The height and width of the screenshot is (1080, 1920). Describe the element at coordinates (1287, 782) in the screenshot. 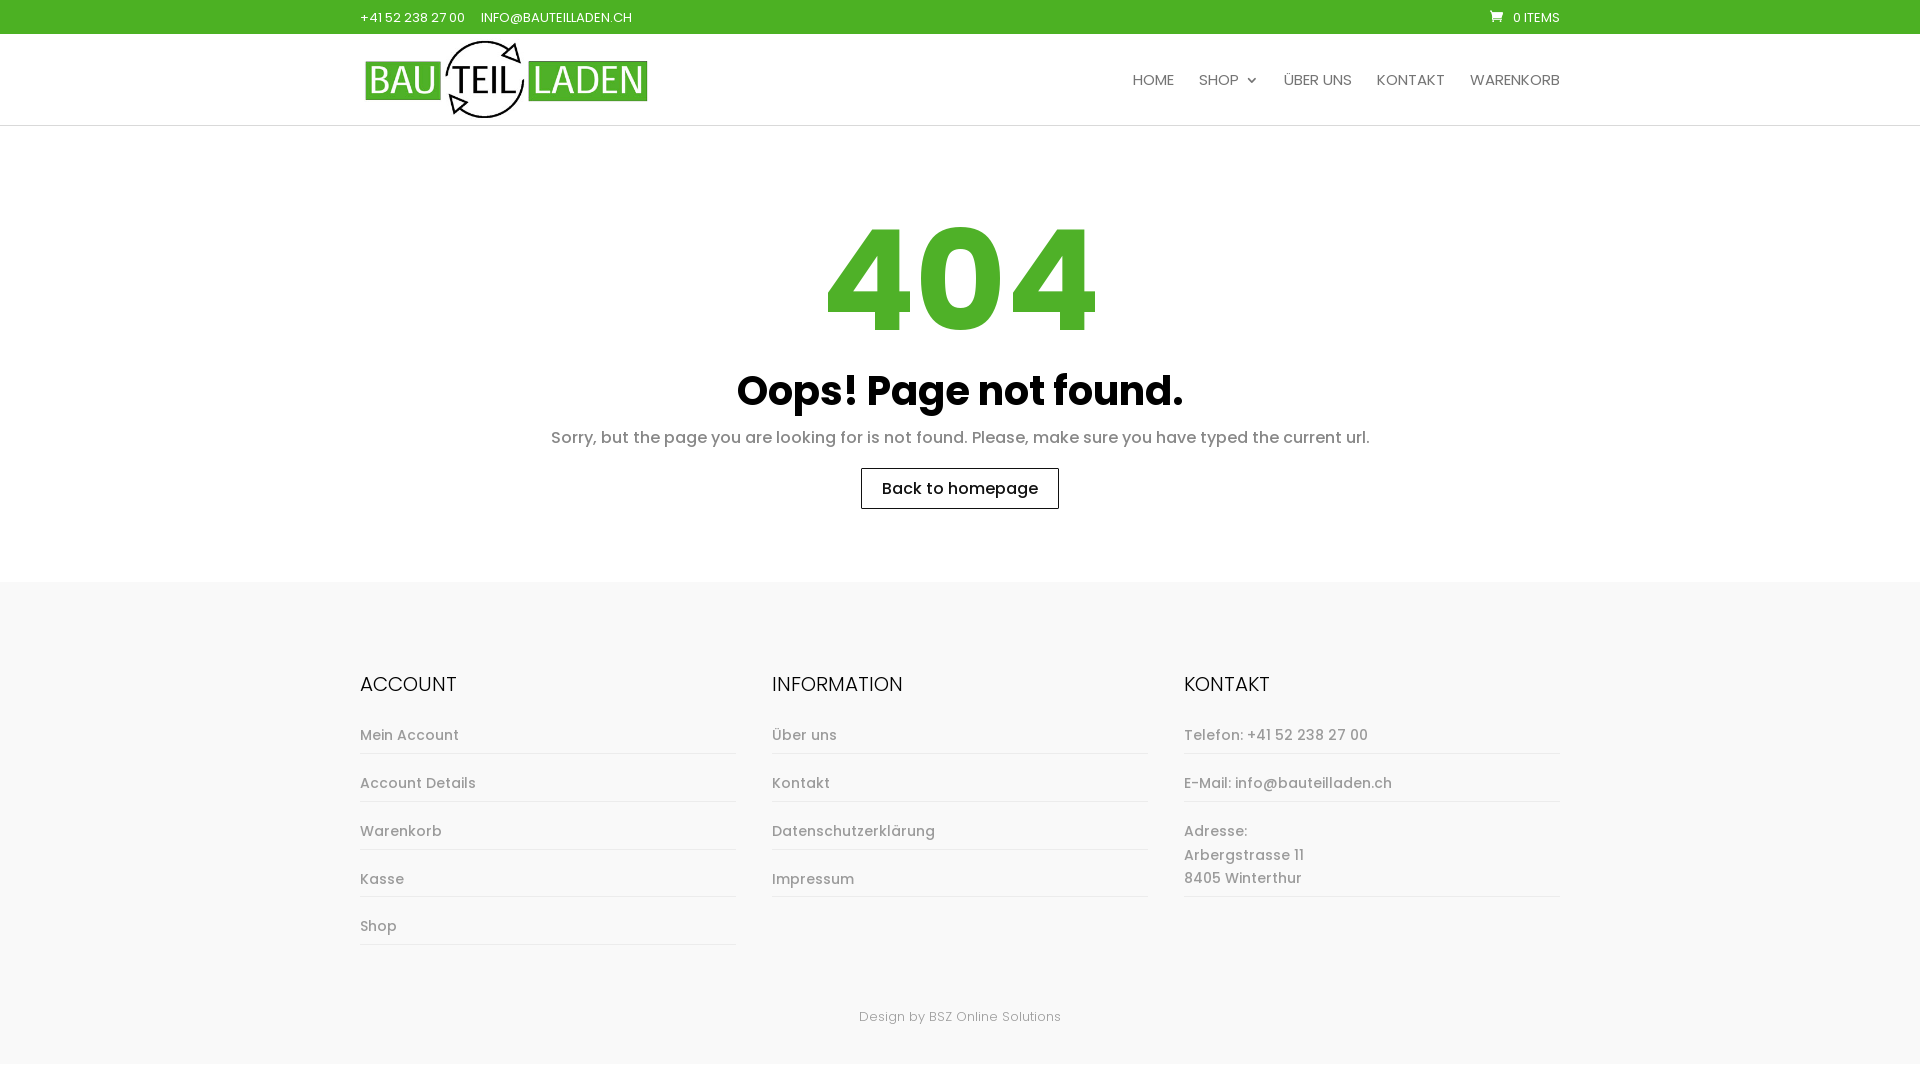

I see `'E-Mail: info@bauteilladen.ch'` at that location.